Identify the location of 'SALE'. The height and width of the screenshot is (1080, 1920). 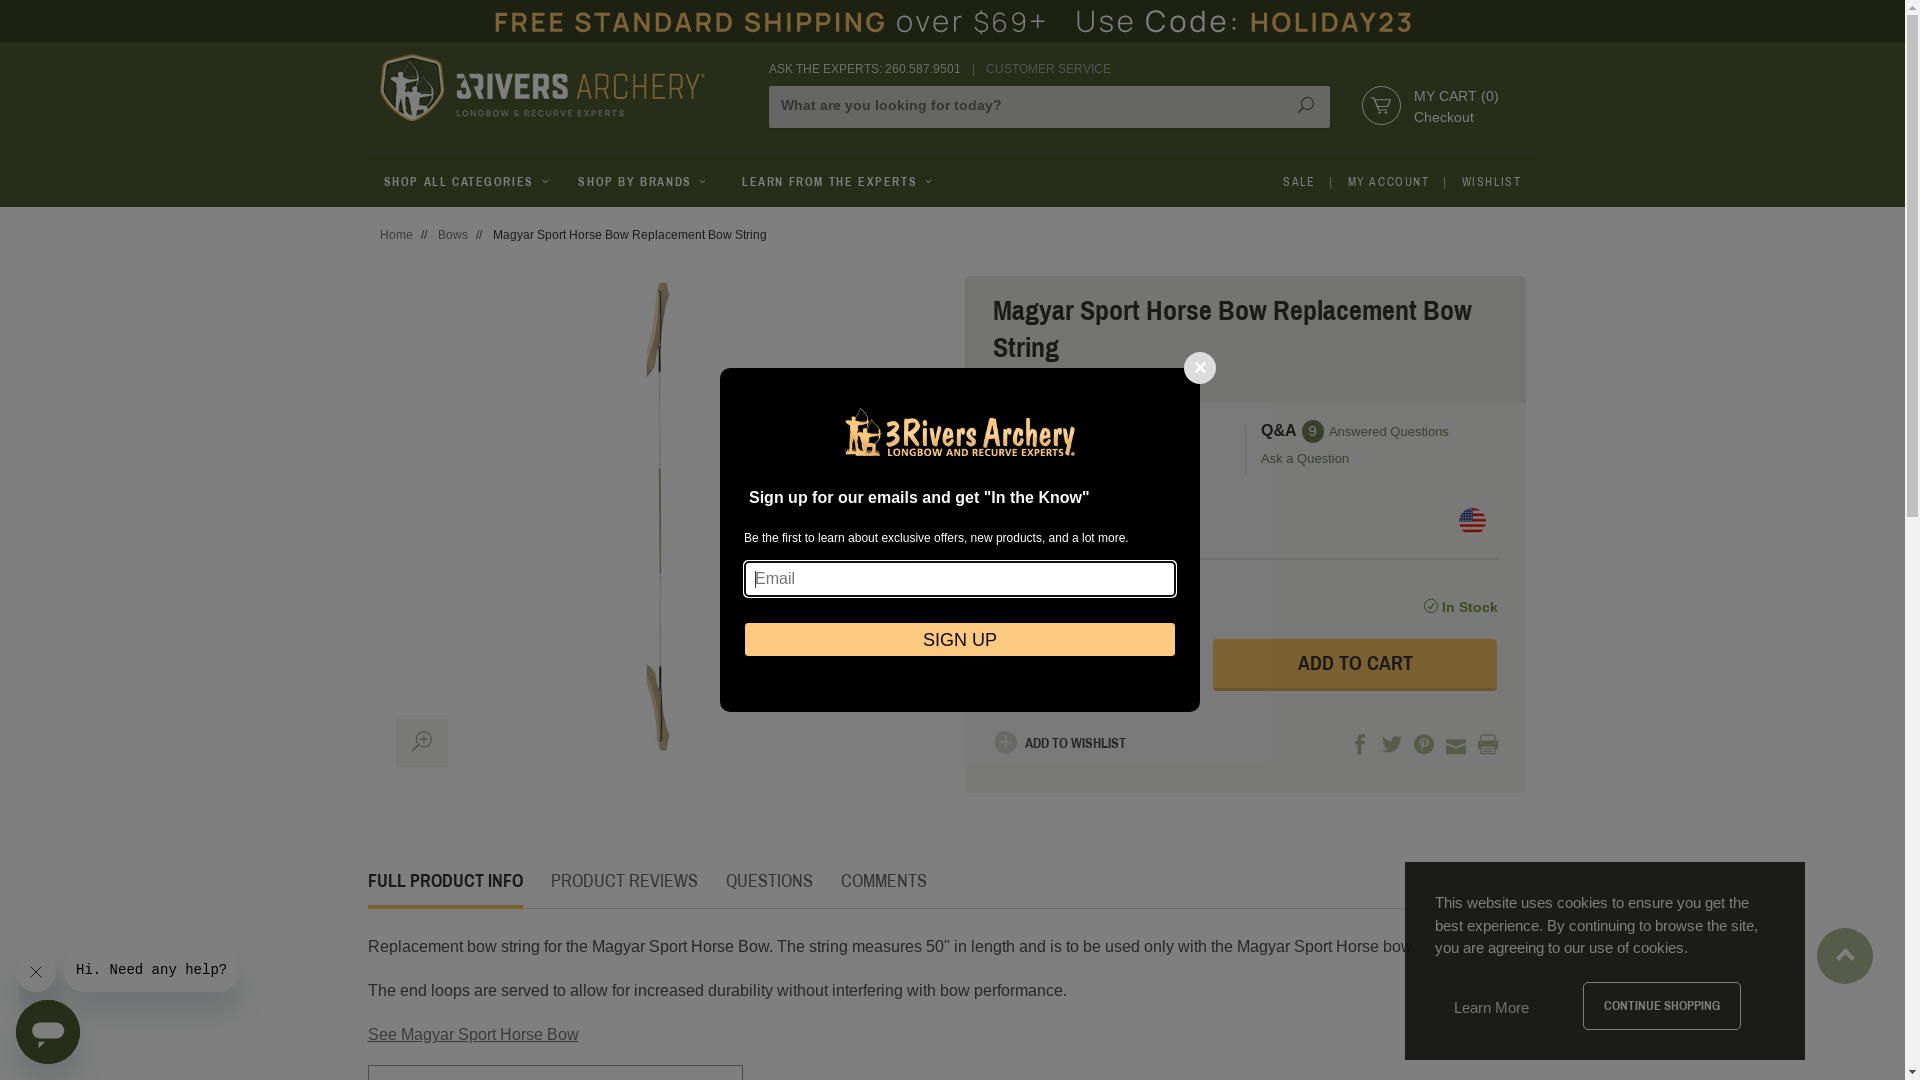
(1299, 182).